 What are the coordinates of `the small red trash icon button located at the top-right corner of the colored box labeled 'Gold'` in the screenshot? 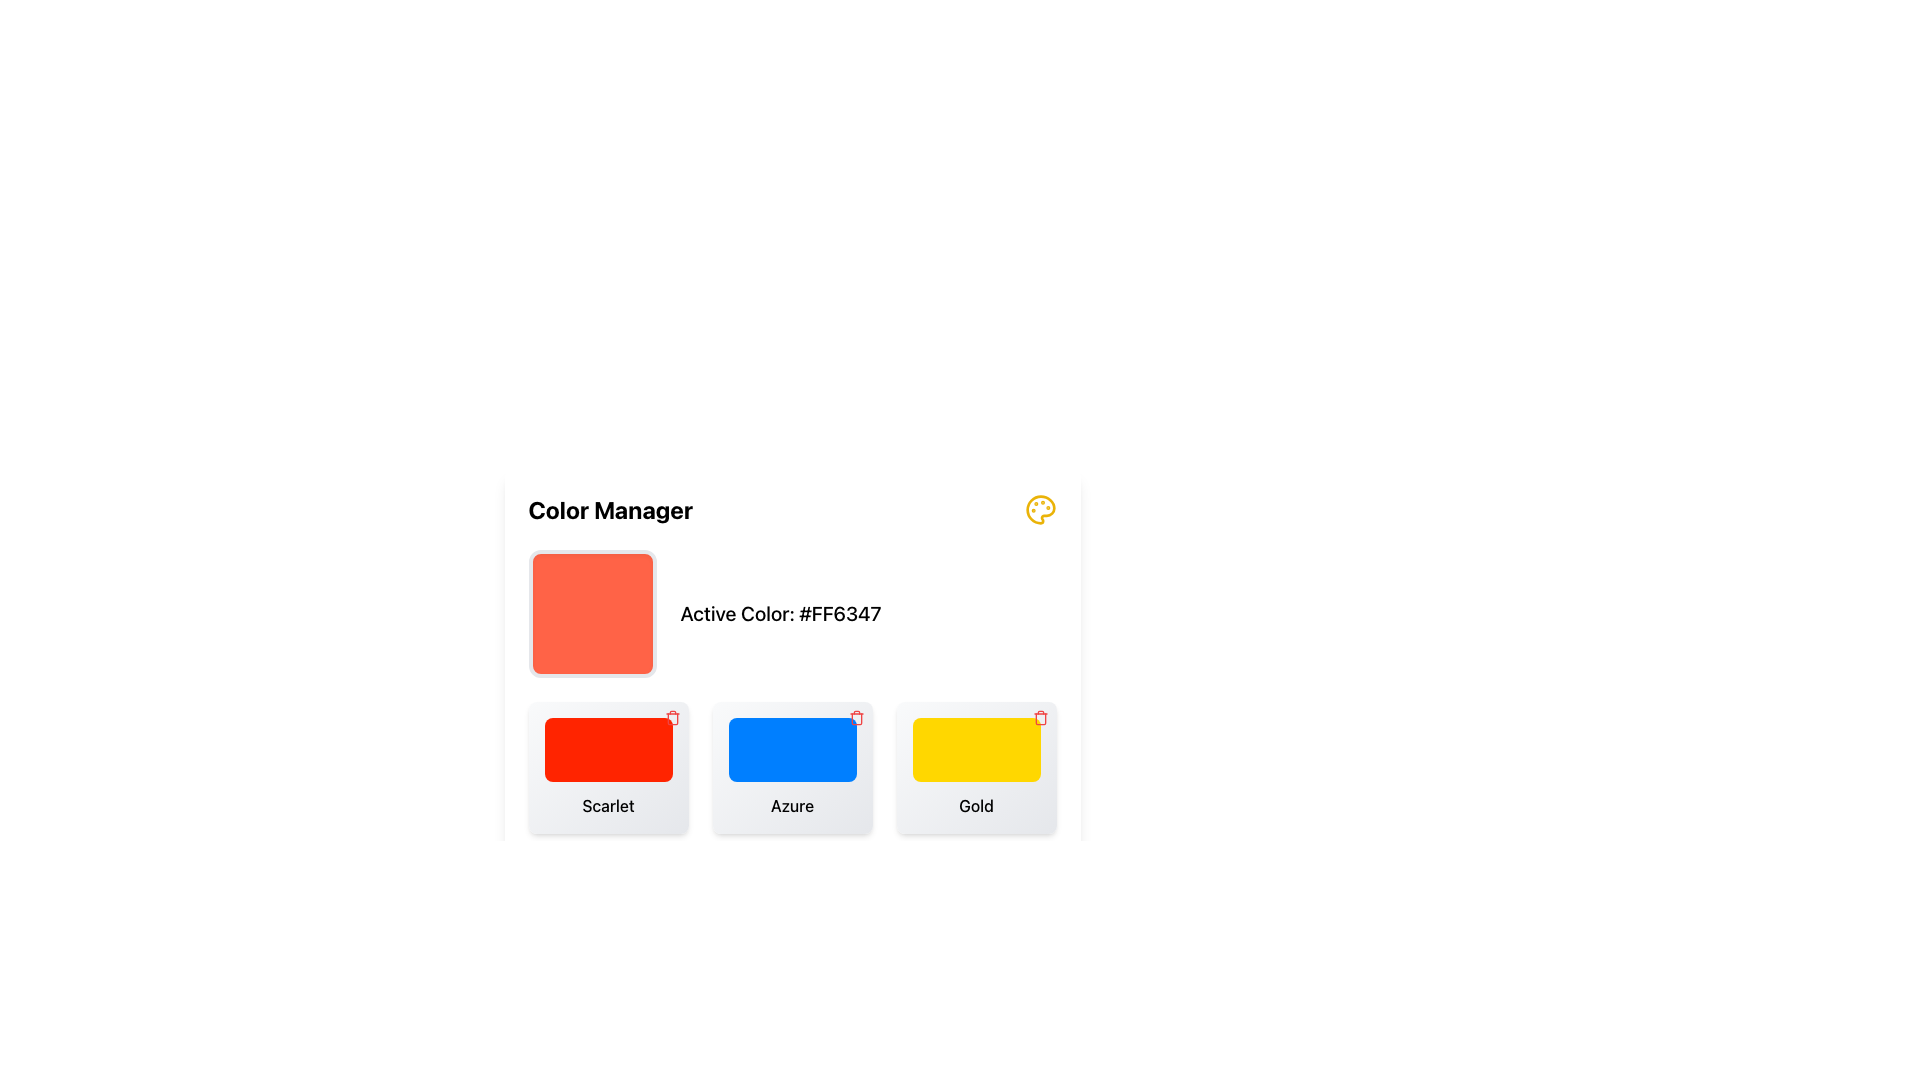 It's located at (1040, 716).